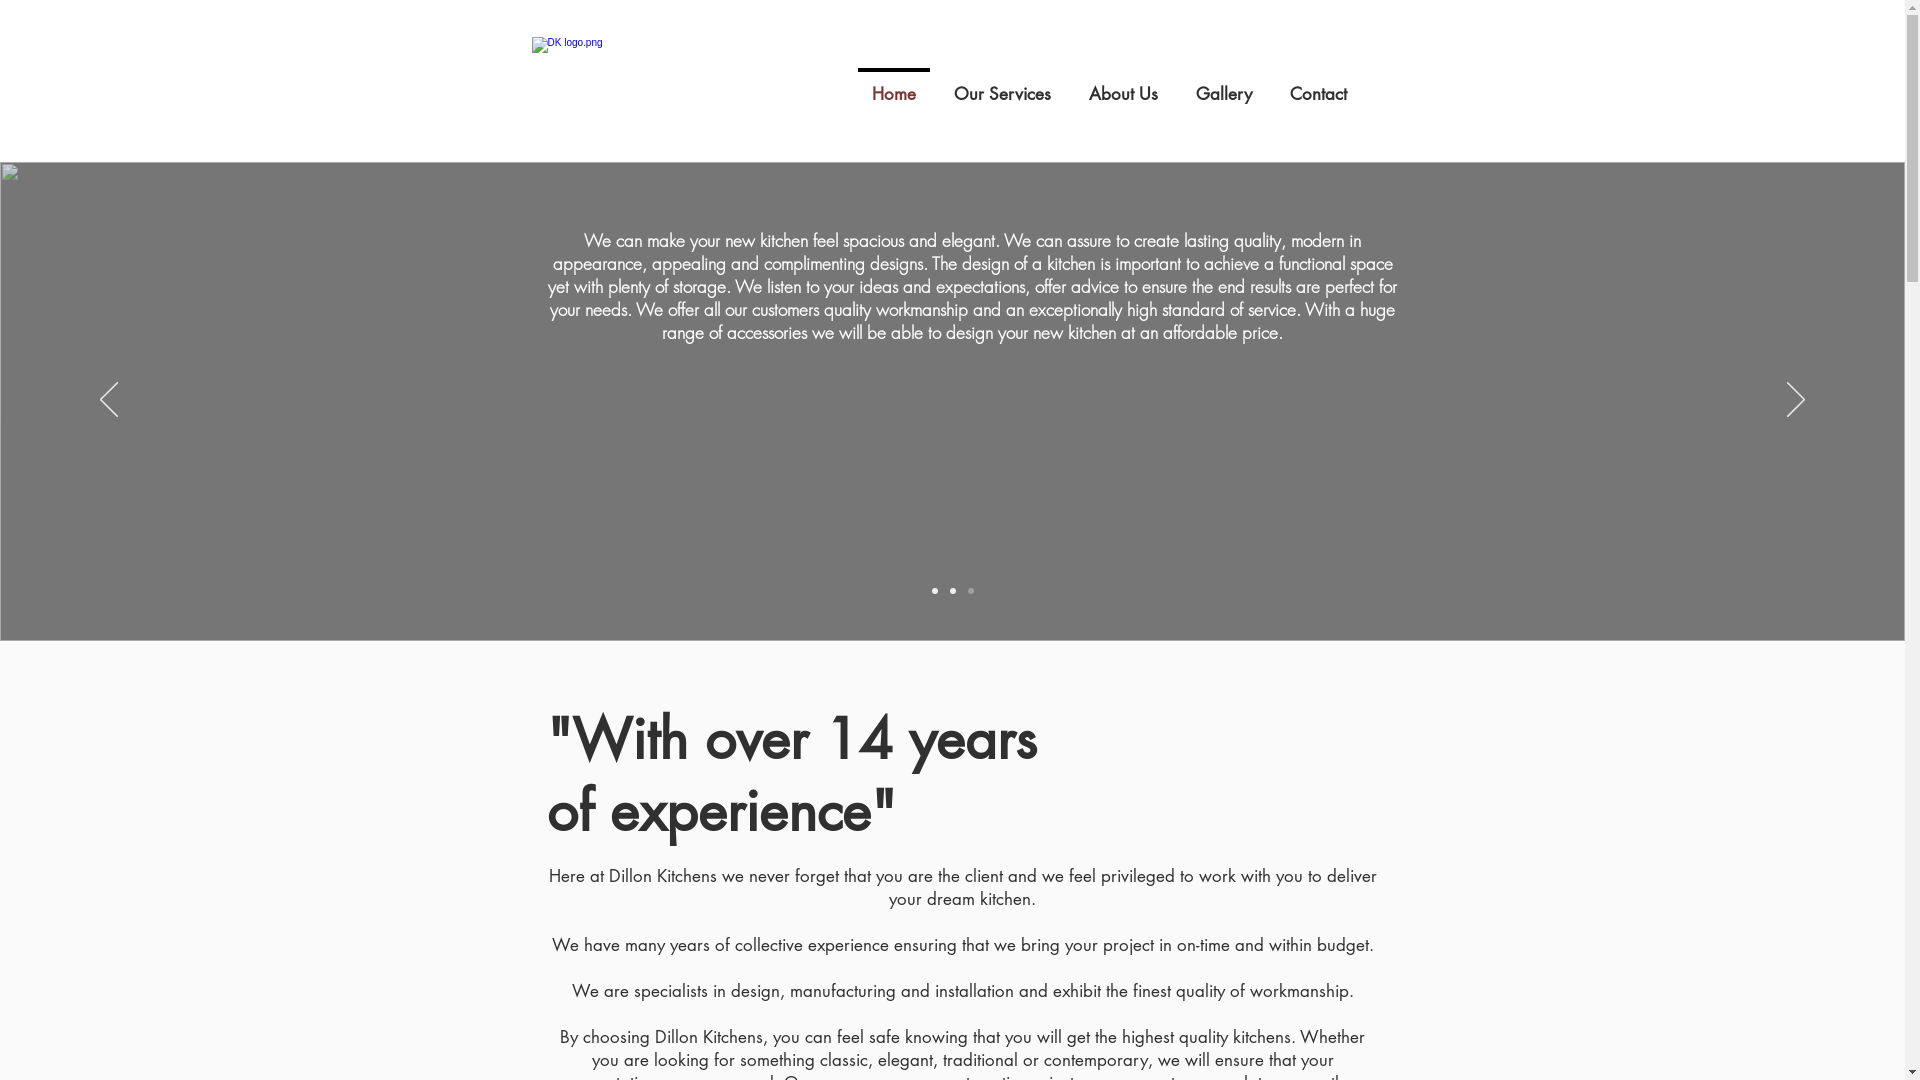 This screenshot has height=1080, width=1920. I want to click on 'Gallery', so click(1222, 83).